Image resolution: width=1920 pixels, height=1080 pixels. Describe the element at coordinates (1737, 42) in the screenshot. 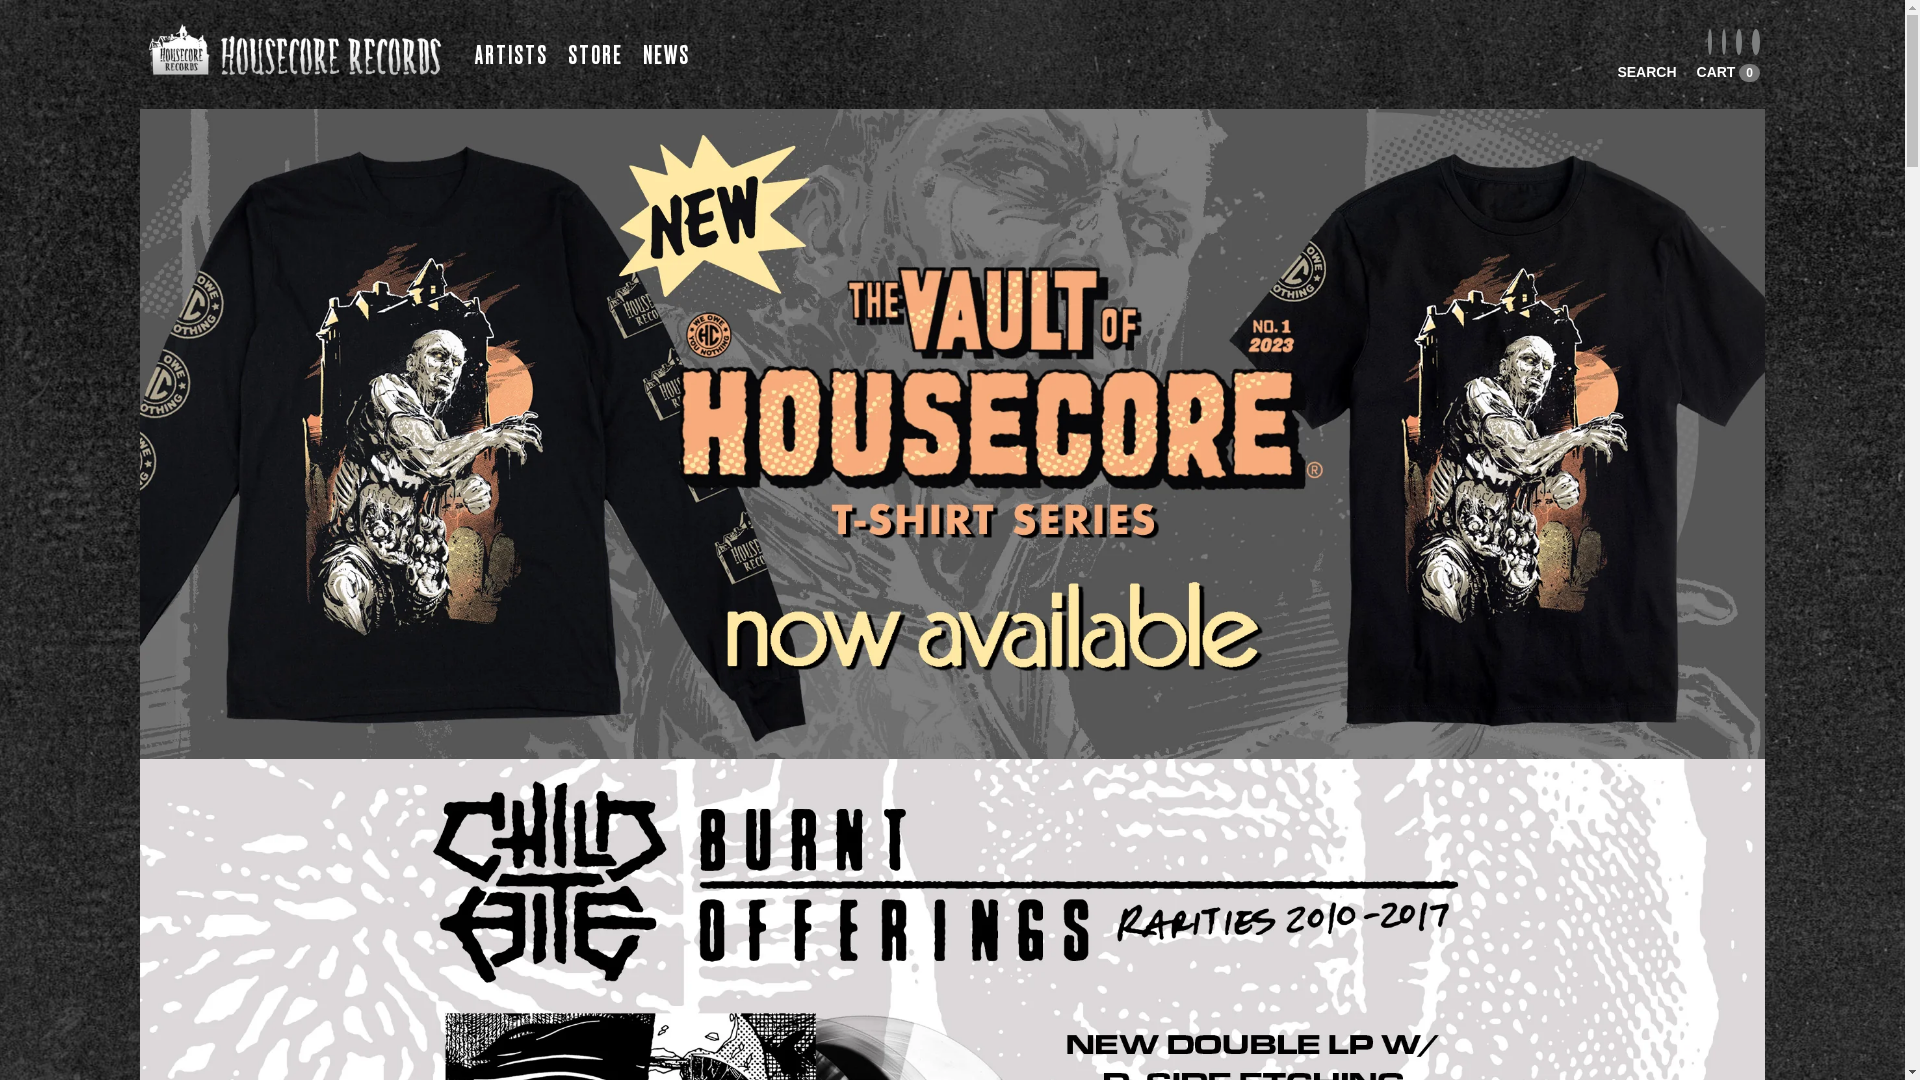

I see `'twitter'` at that location.